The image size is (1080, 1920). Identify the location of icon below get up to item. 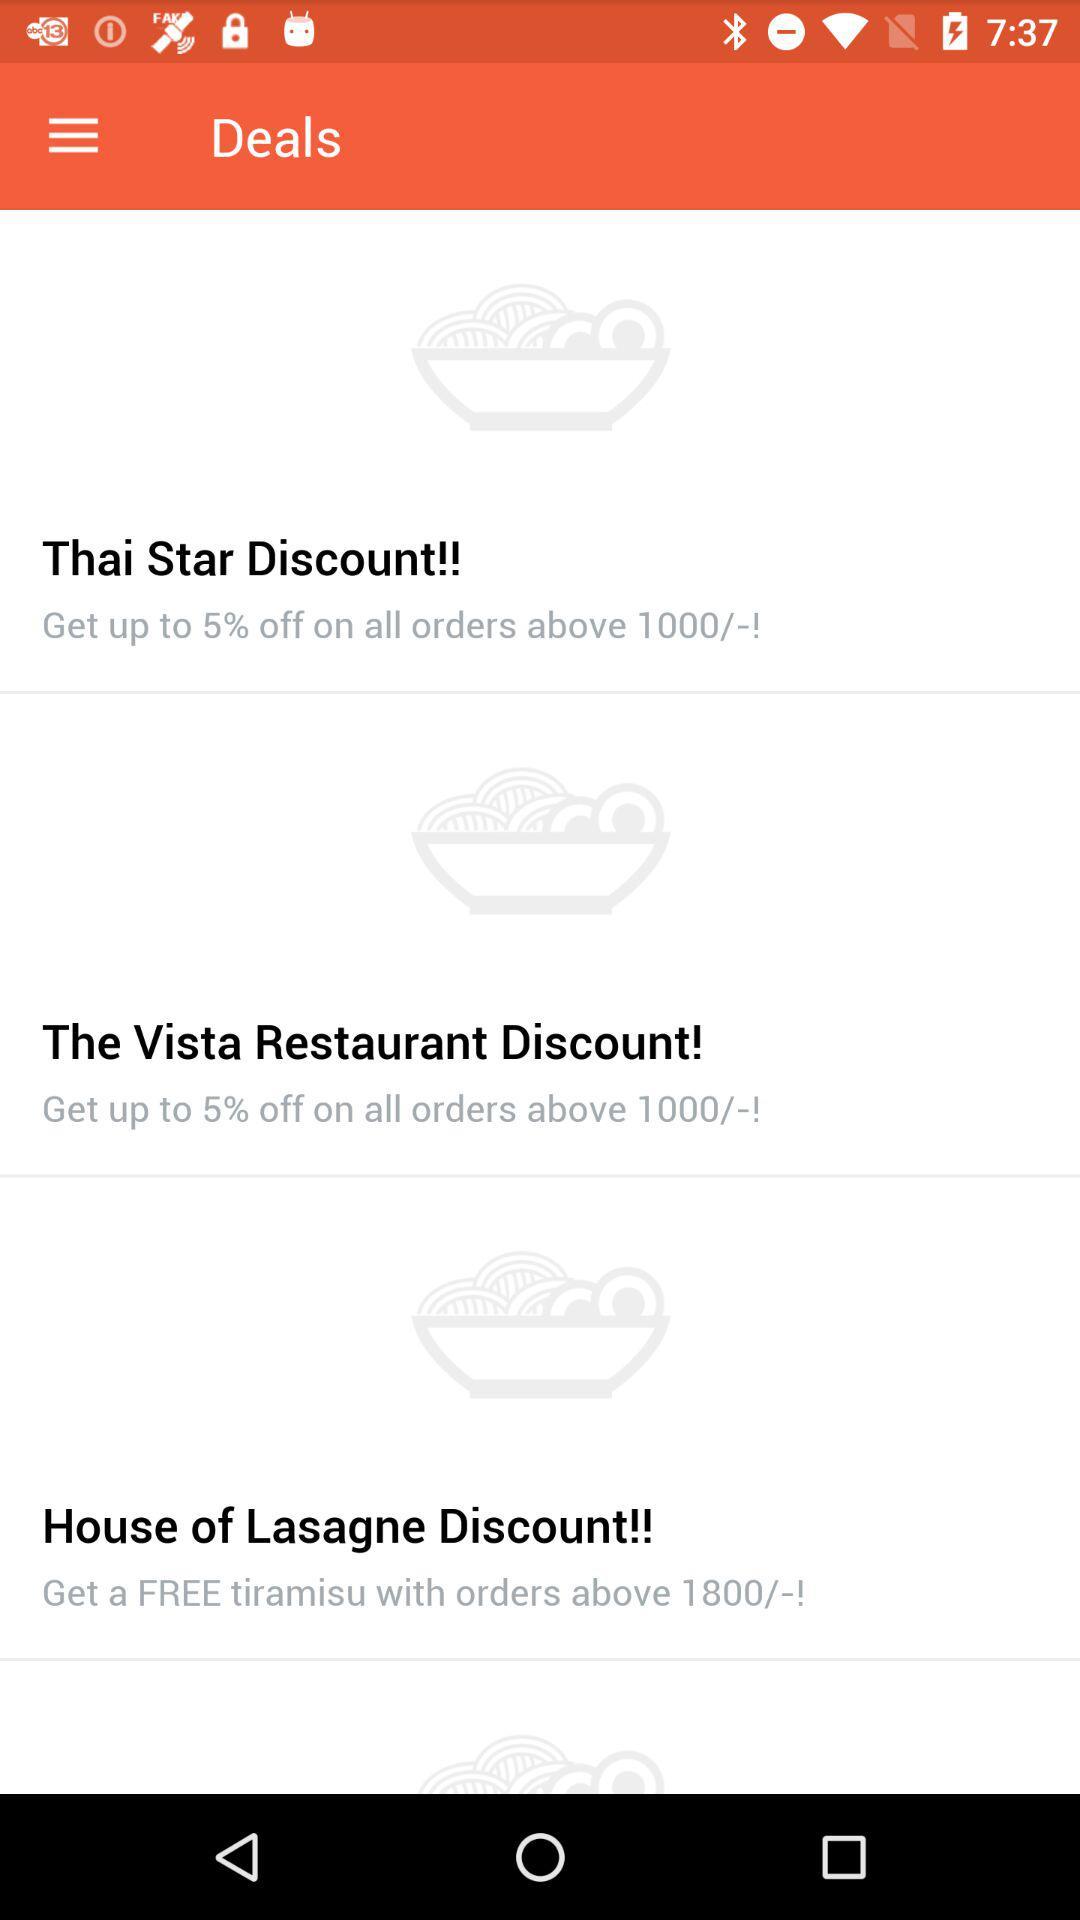
(540, 692).